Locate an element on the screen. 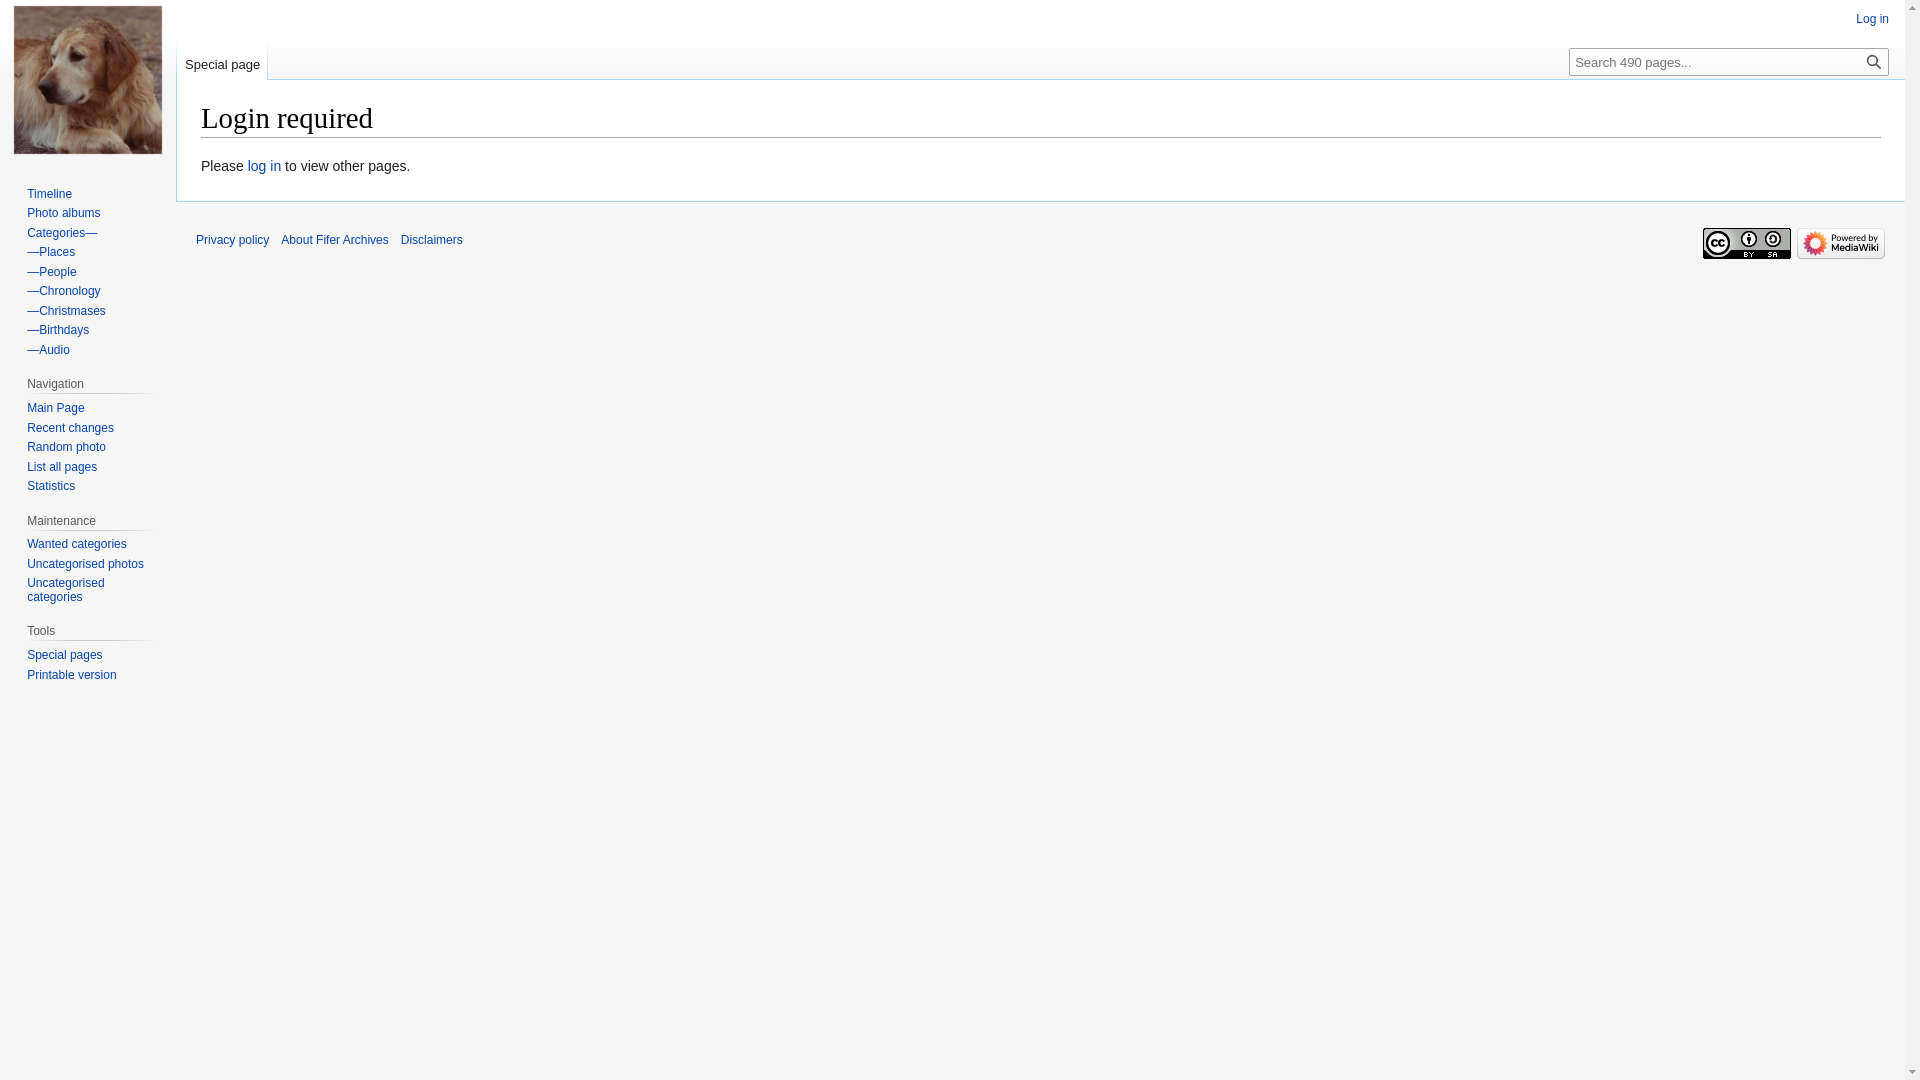 Image resolution: width=1920 pixels, height=1080 pixels. 'log in' is located at coordinates (263, 164).